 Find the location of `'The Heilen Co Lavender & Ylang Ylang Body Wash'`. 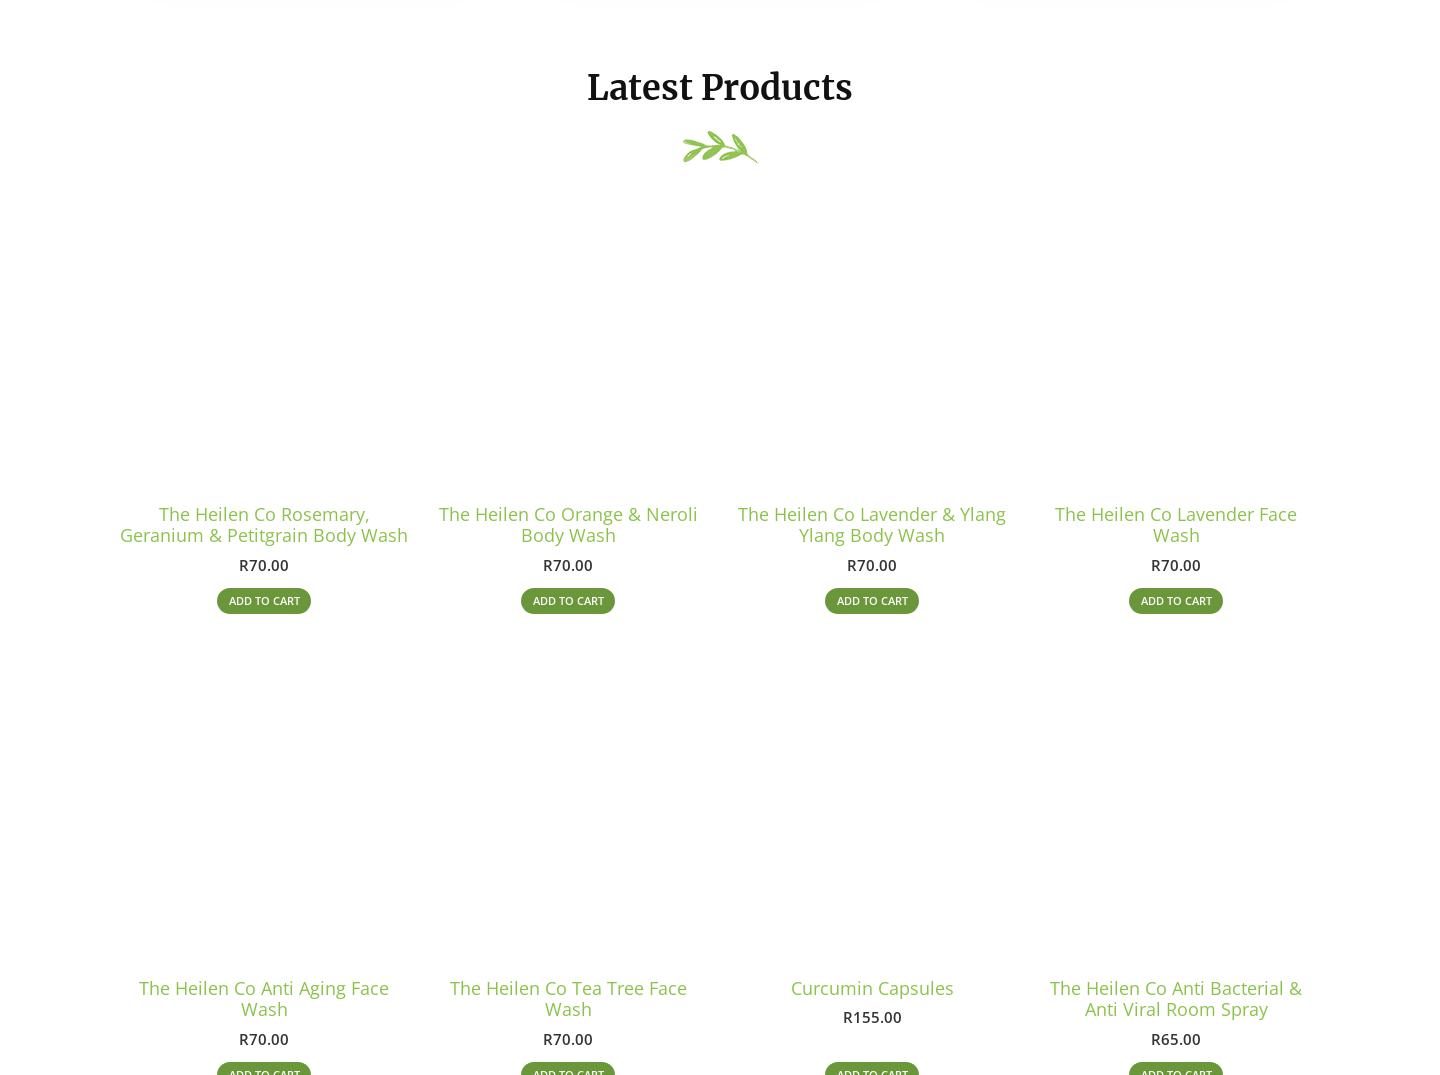

'The Heilen Co Lavender & Ylang Ylang Body Wash' is located at coordinates (871, 531).